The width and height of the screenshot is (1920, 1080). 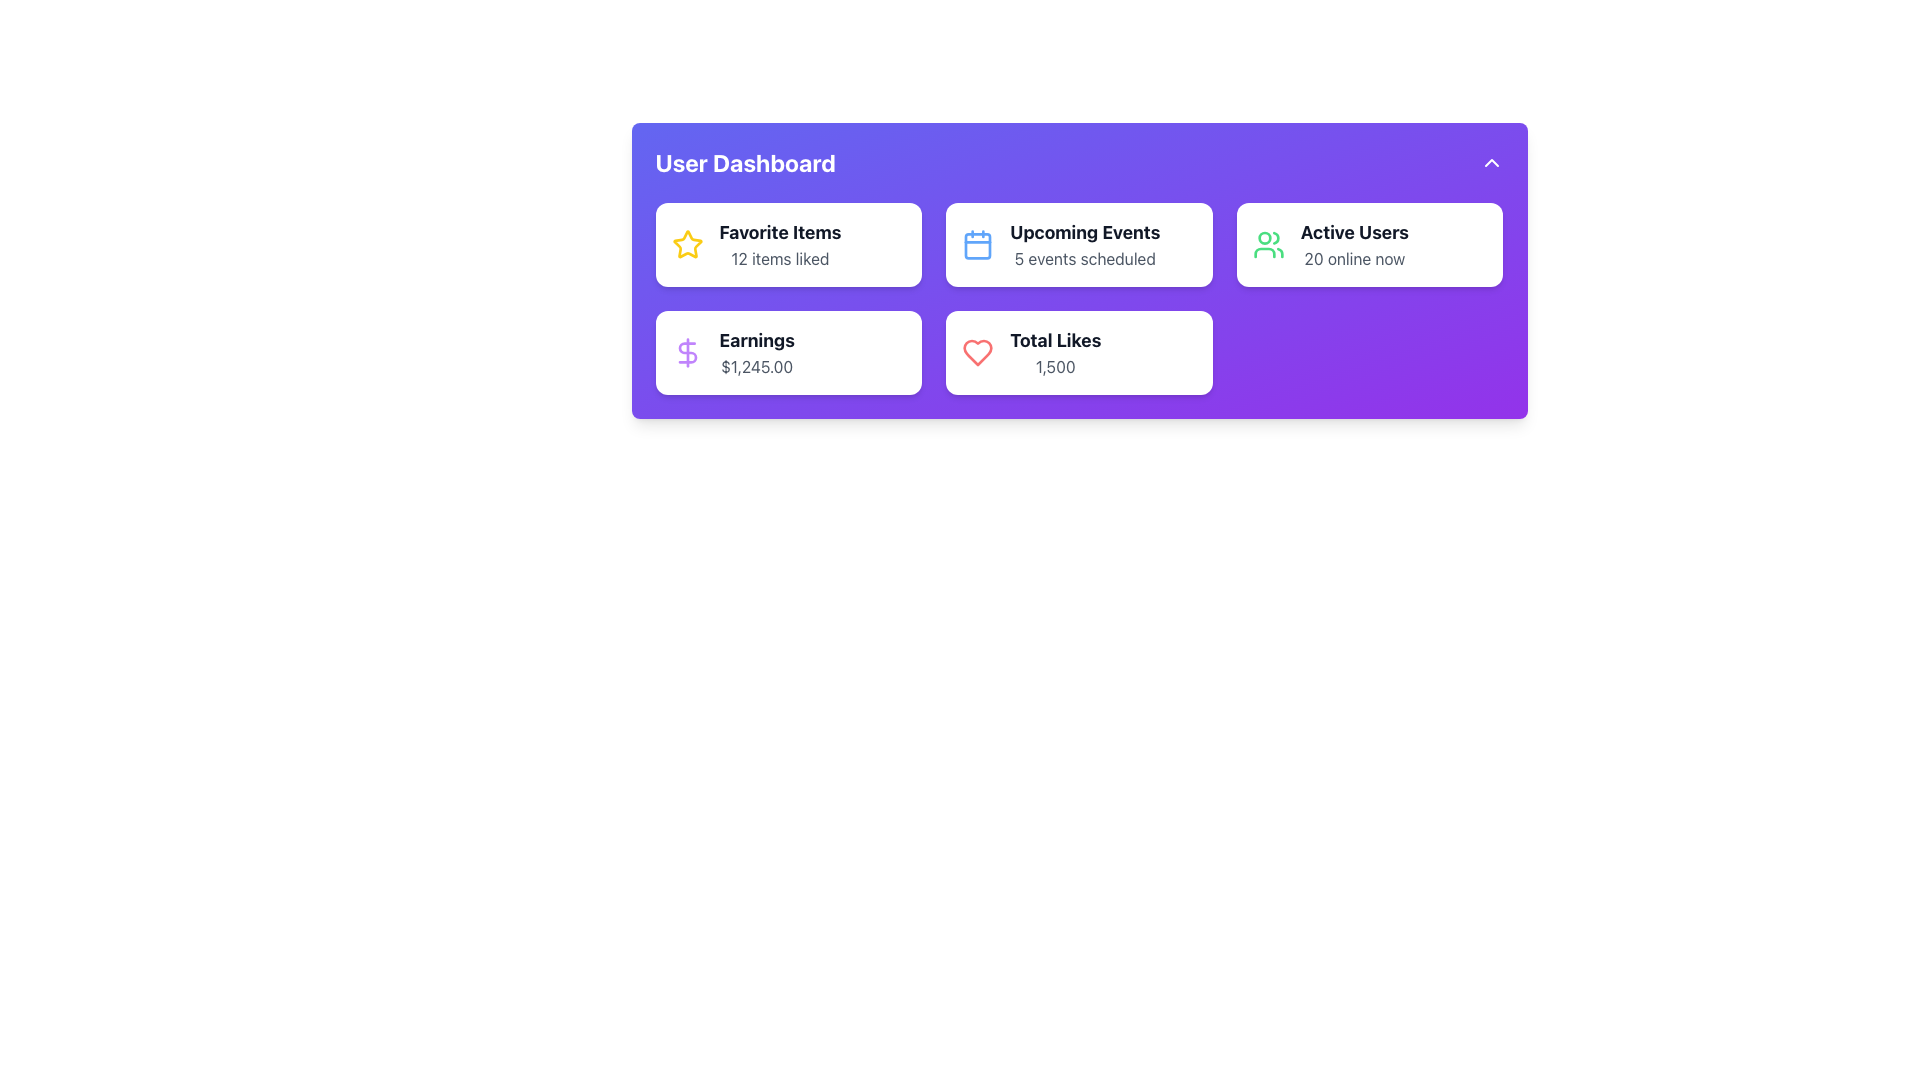 What do you see at coordinates (1491, 161) in the screenshot?
I see `the upward-pointing chevron-shaped arrow icon button located at the far right end of the header in the 'User Dashboard' section` at bounding box center [1491, 161].